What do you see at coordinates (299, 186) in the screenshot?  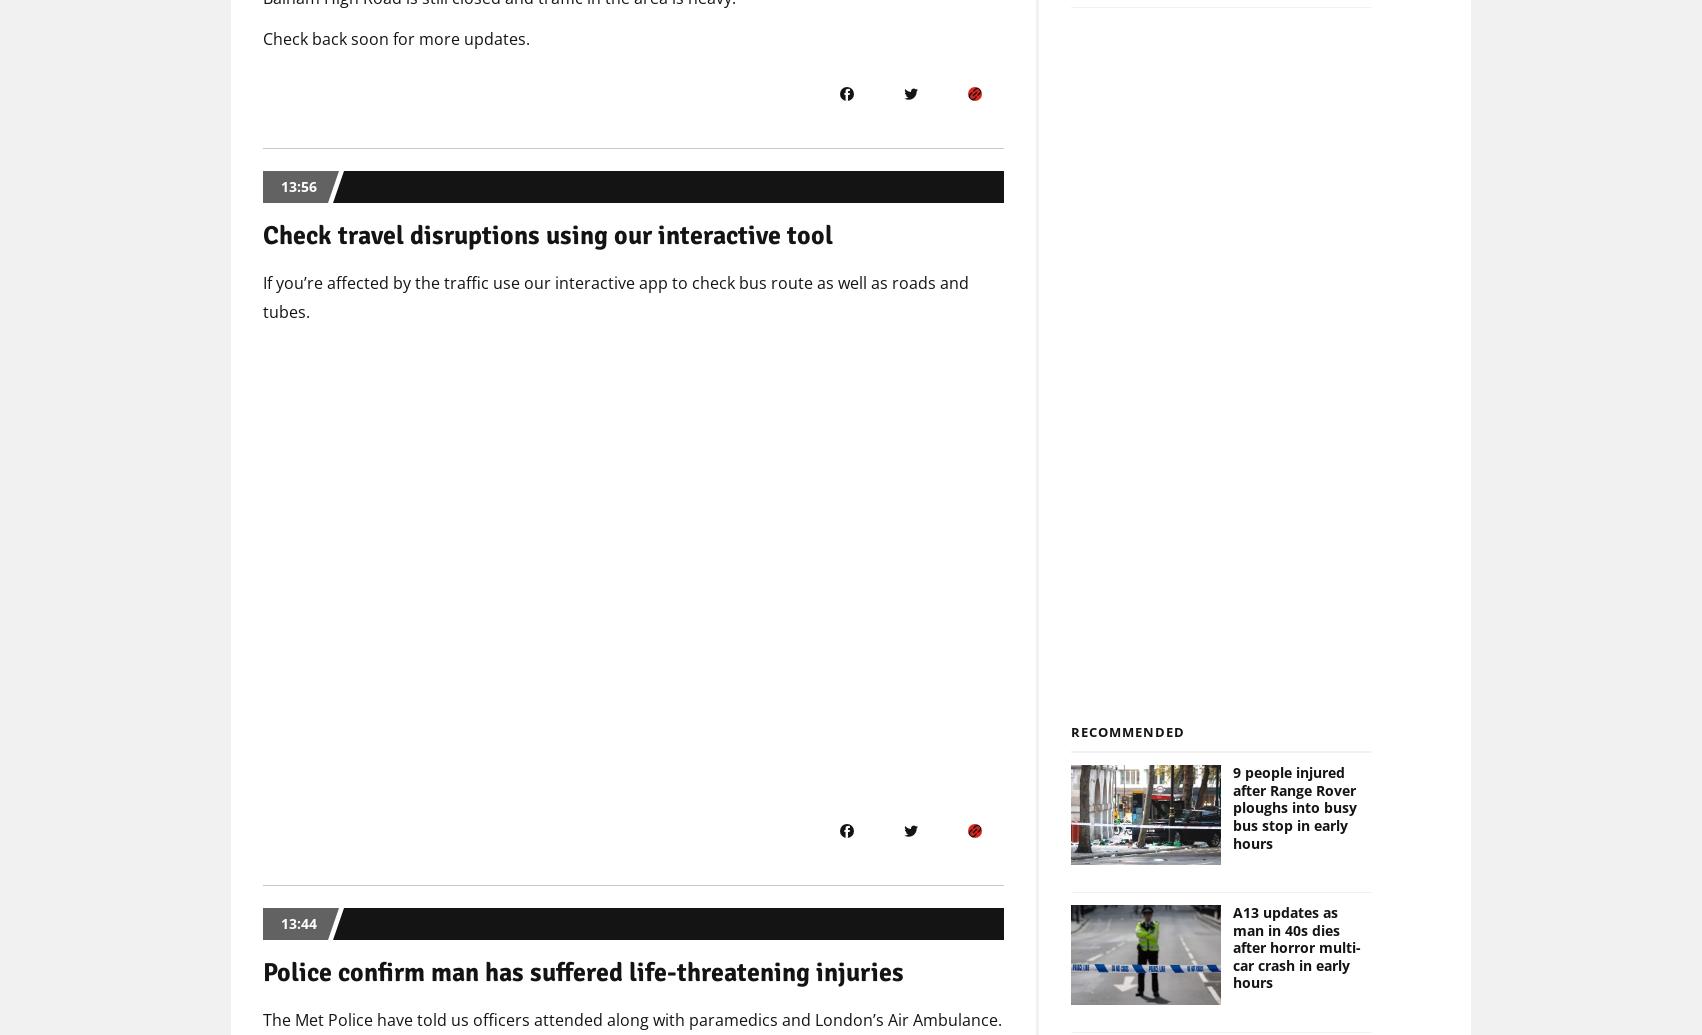 I see `'13:56'` at bounding box center [299, 186].